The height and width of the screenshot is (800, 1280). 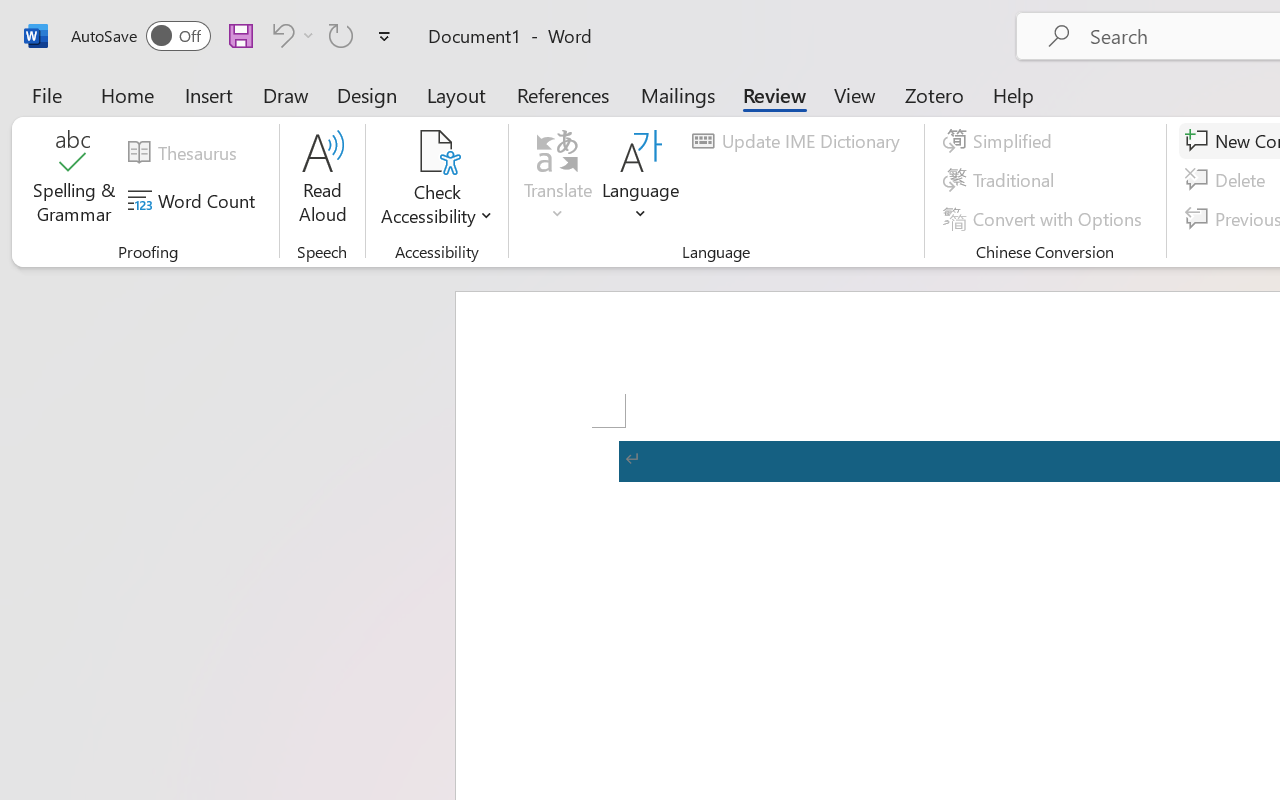 What do you see at coordinates (641, 179) in the screenshot?
I see `'Language'` at bounding box center [641, 179].